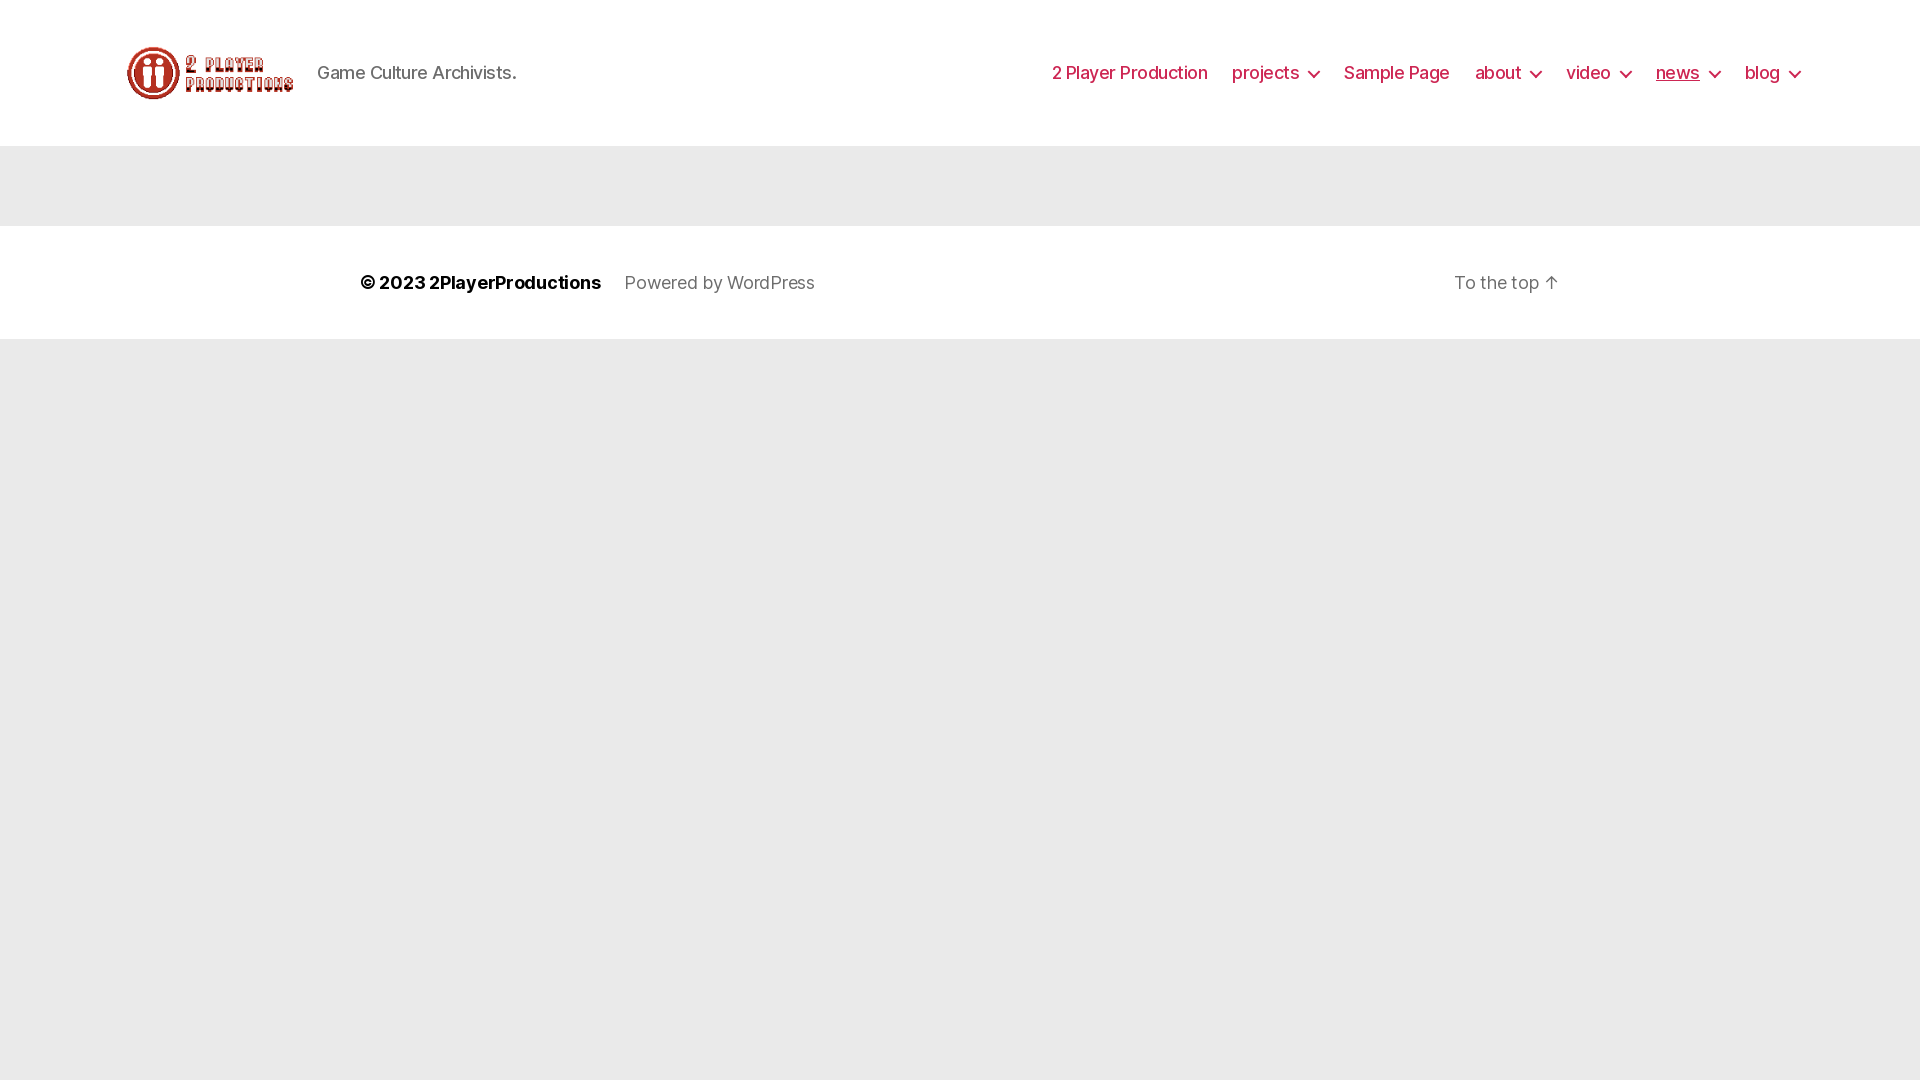 This screenshot has width=1920, height=1080. I want to click on '2PlayerProductions', so click(427, 282).